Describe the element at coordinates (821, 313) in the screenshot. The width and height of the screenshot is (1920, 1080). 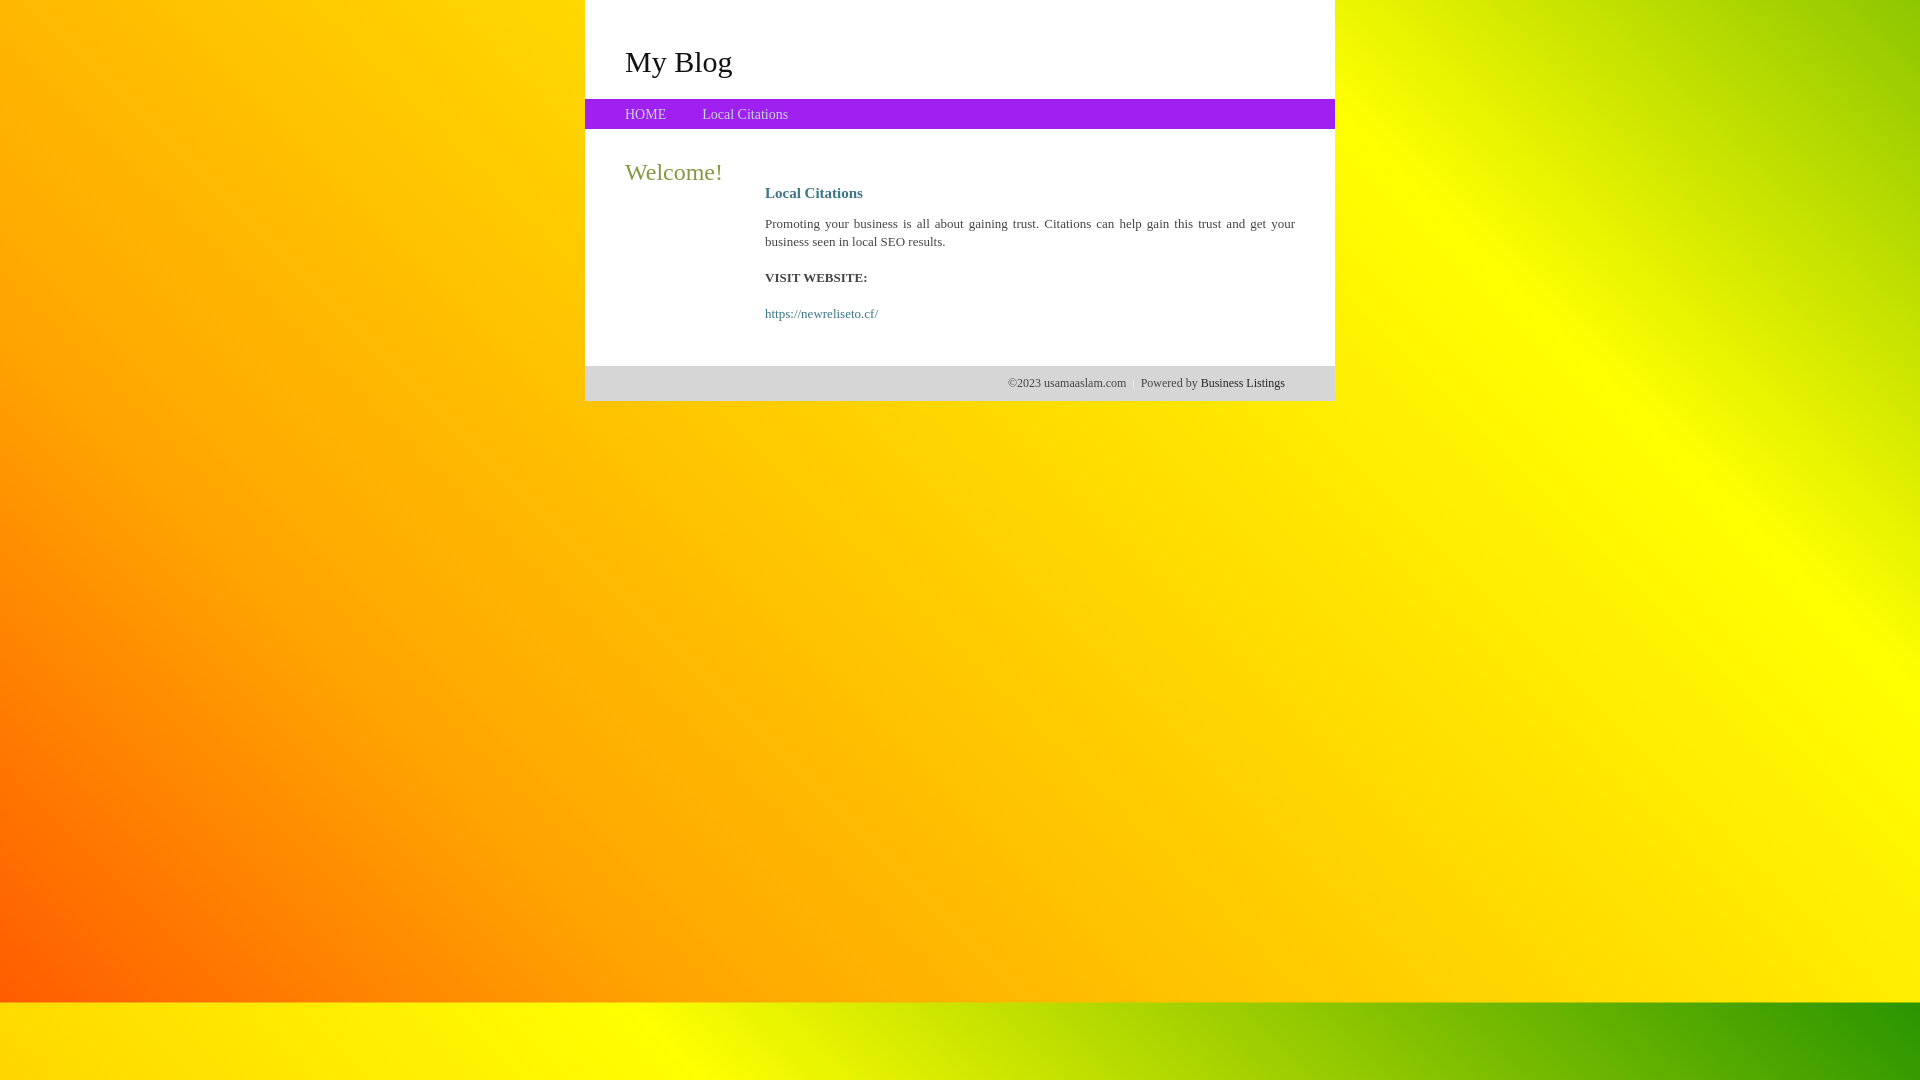
I see `'https://newreliseto.cf/'` at that location.